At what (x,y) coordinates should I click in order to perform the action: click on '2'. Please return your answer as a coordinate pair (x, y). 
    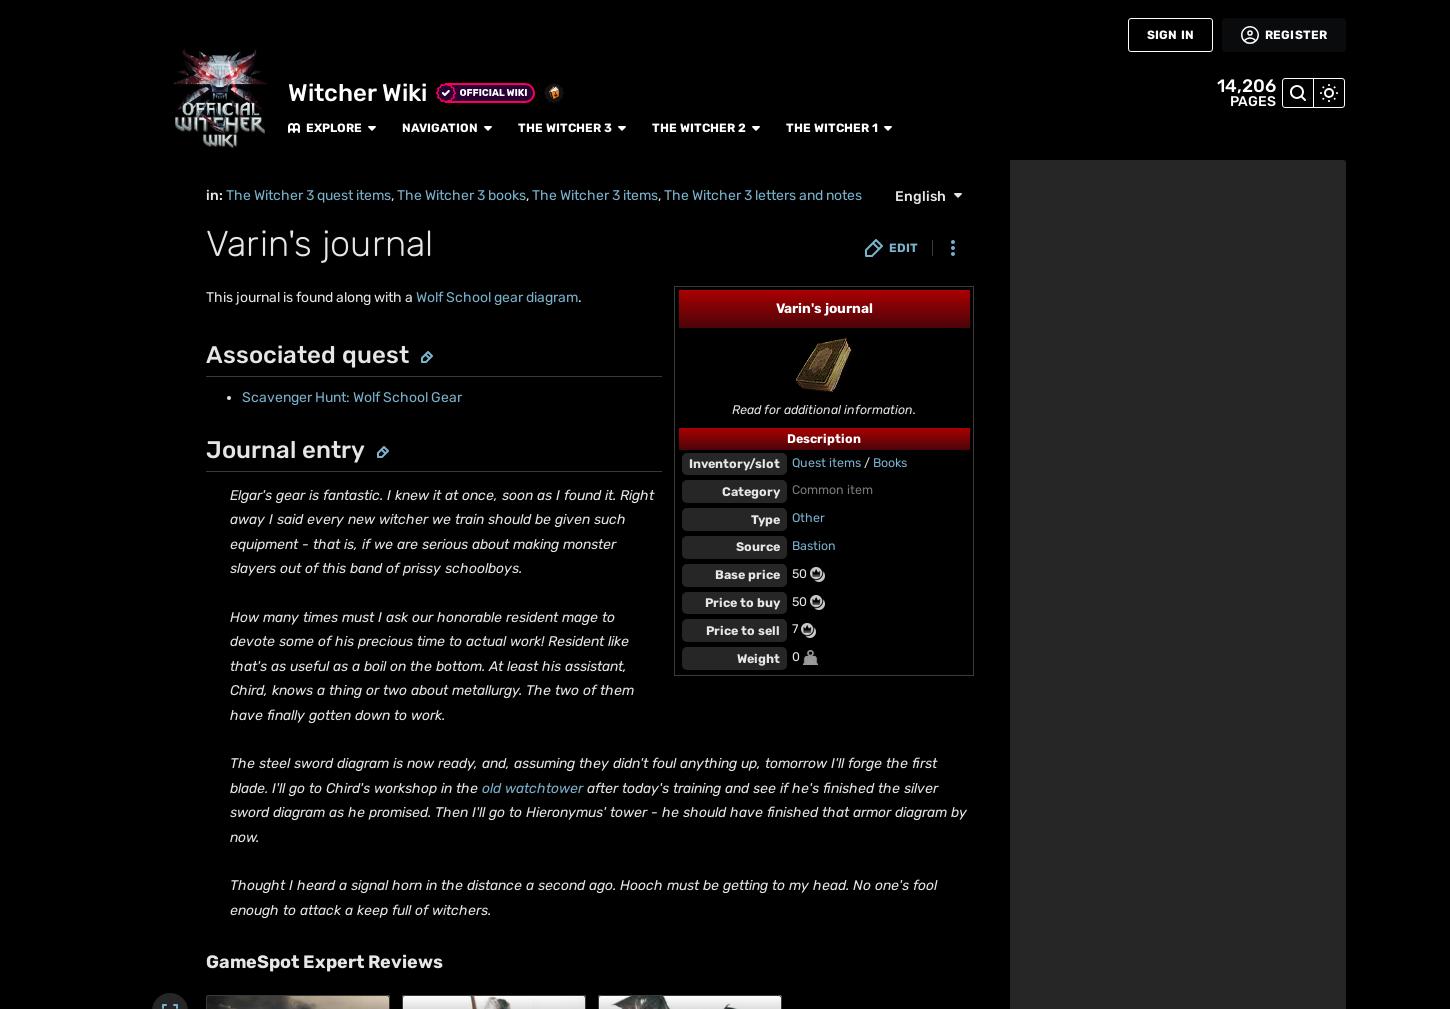
    Looking at the image, I should click on (242, 692).